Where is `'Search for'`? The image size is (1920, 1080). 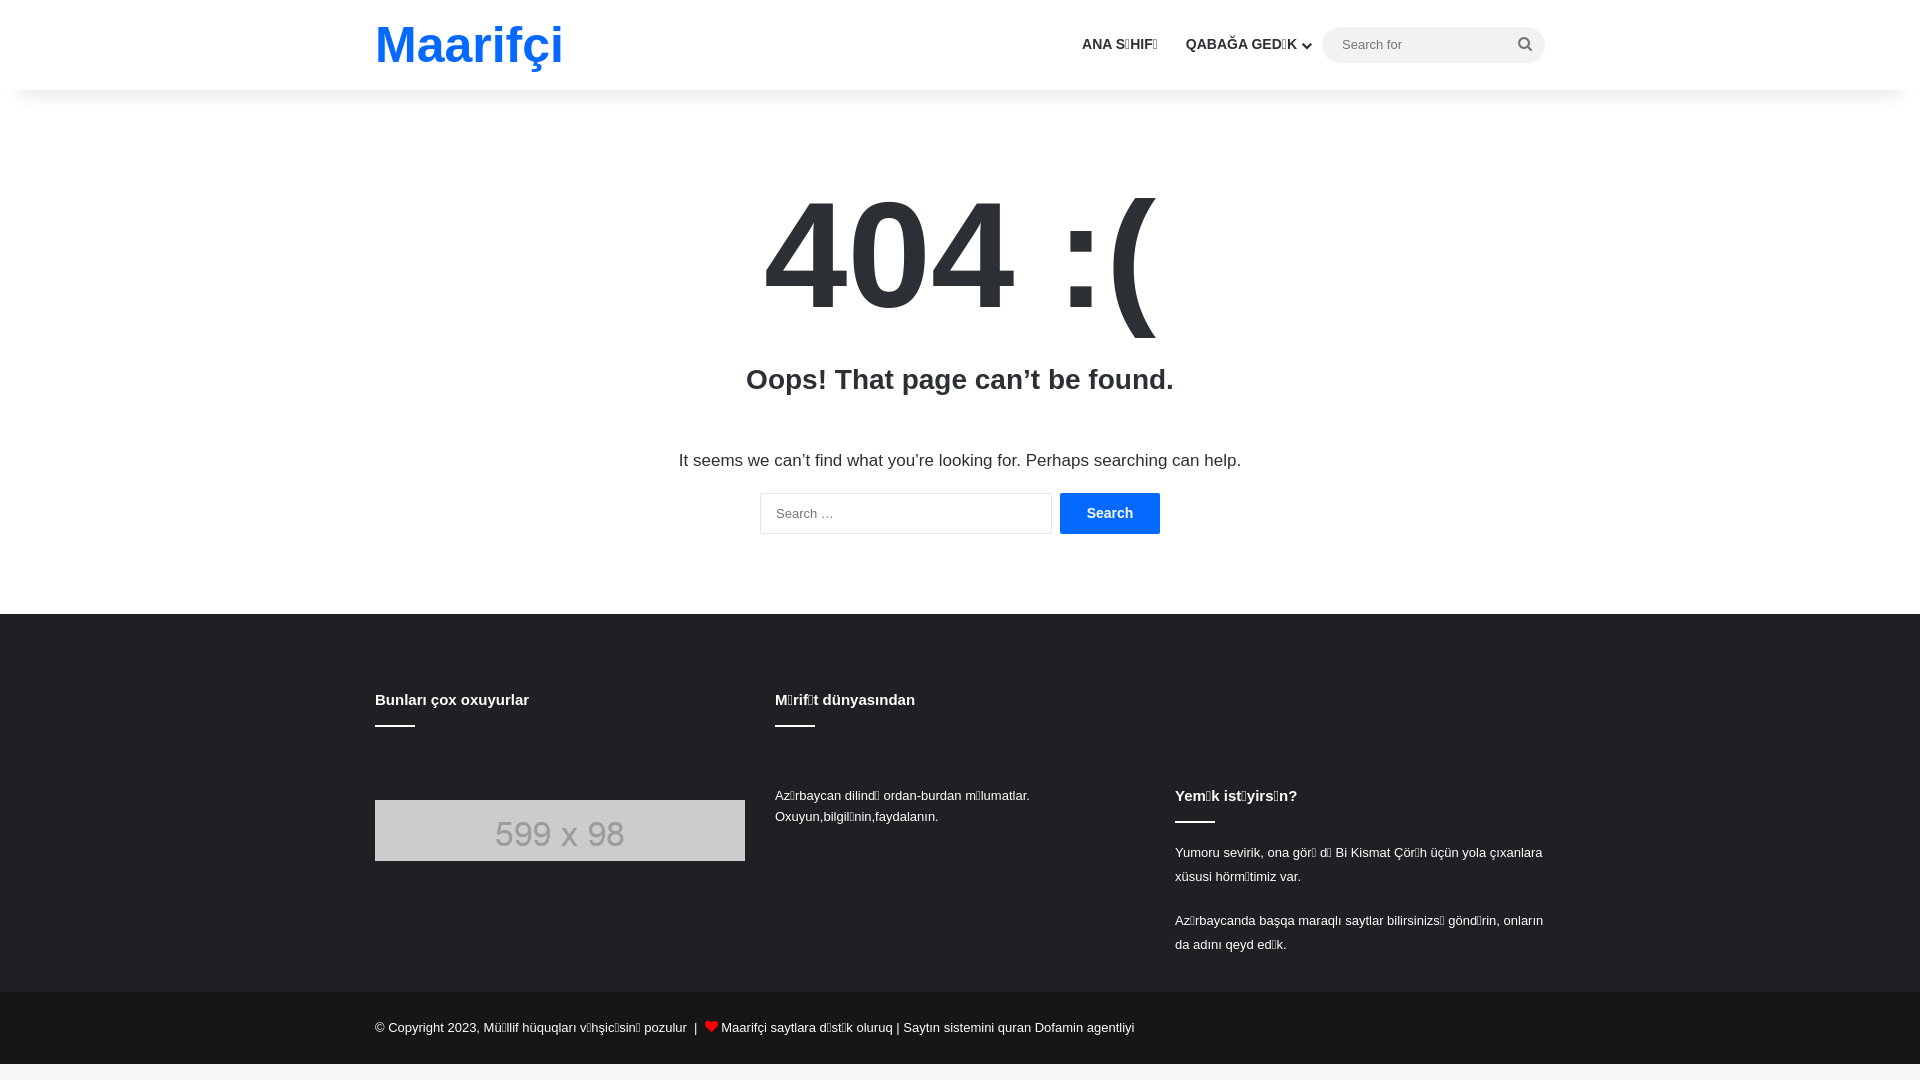
'Search for' is located at coordinates (1432, 43).